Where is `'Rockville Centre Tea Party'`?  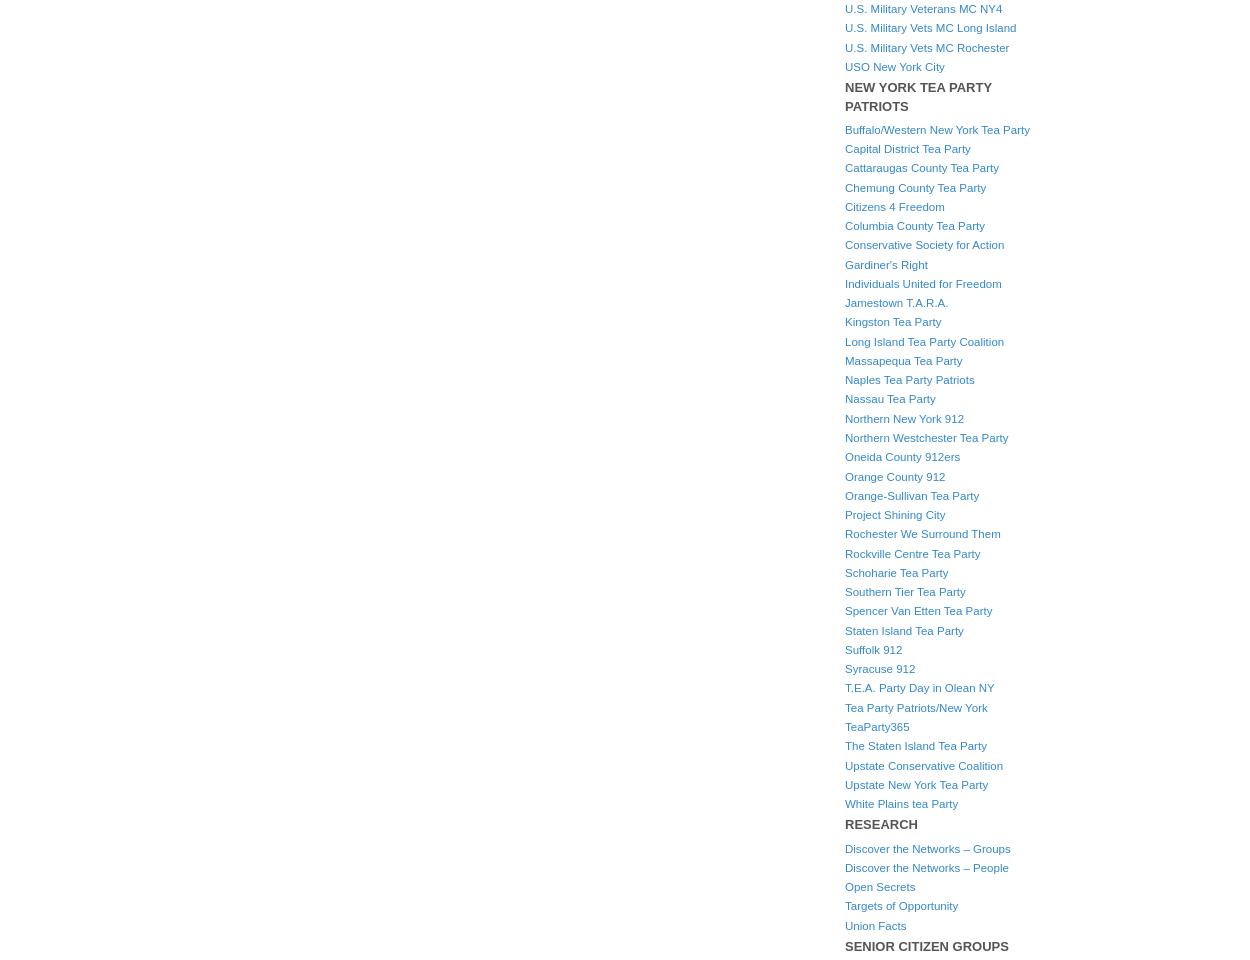 'Rockville Centre Tea Party' is located at coordinates (844, 552).